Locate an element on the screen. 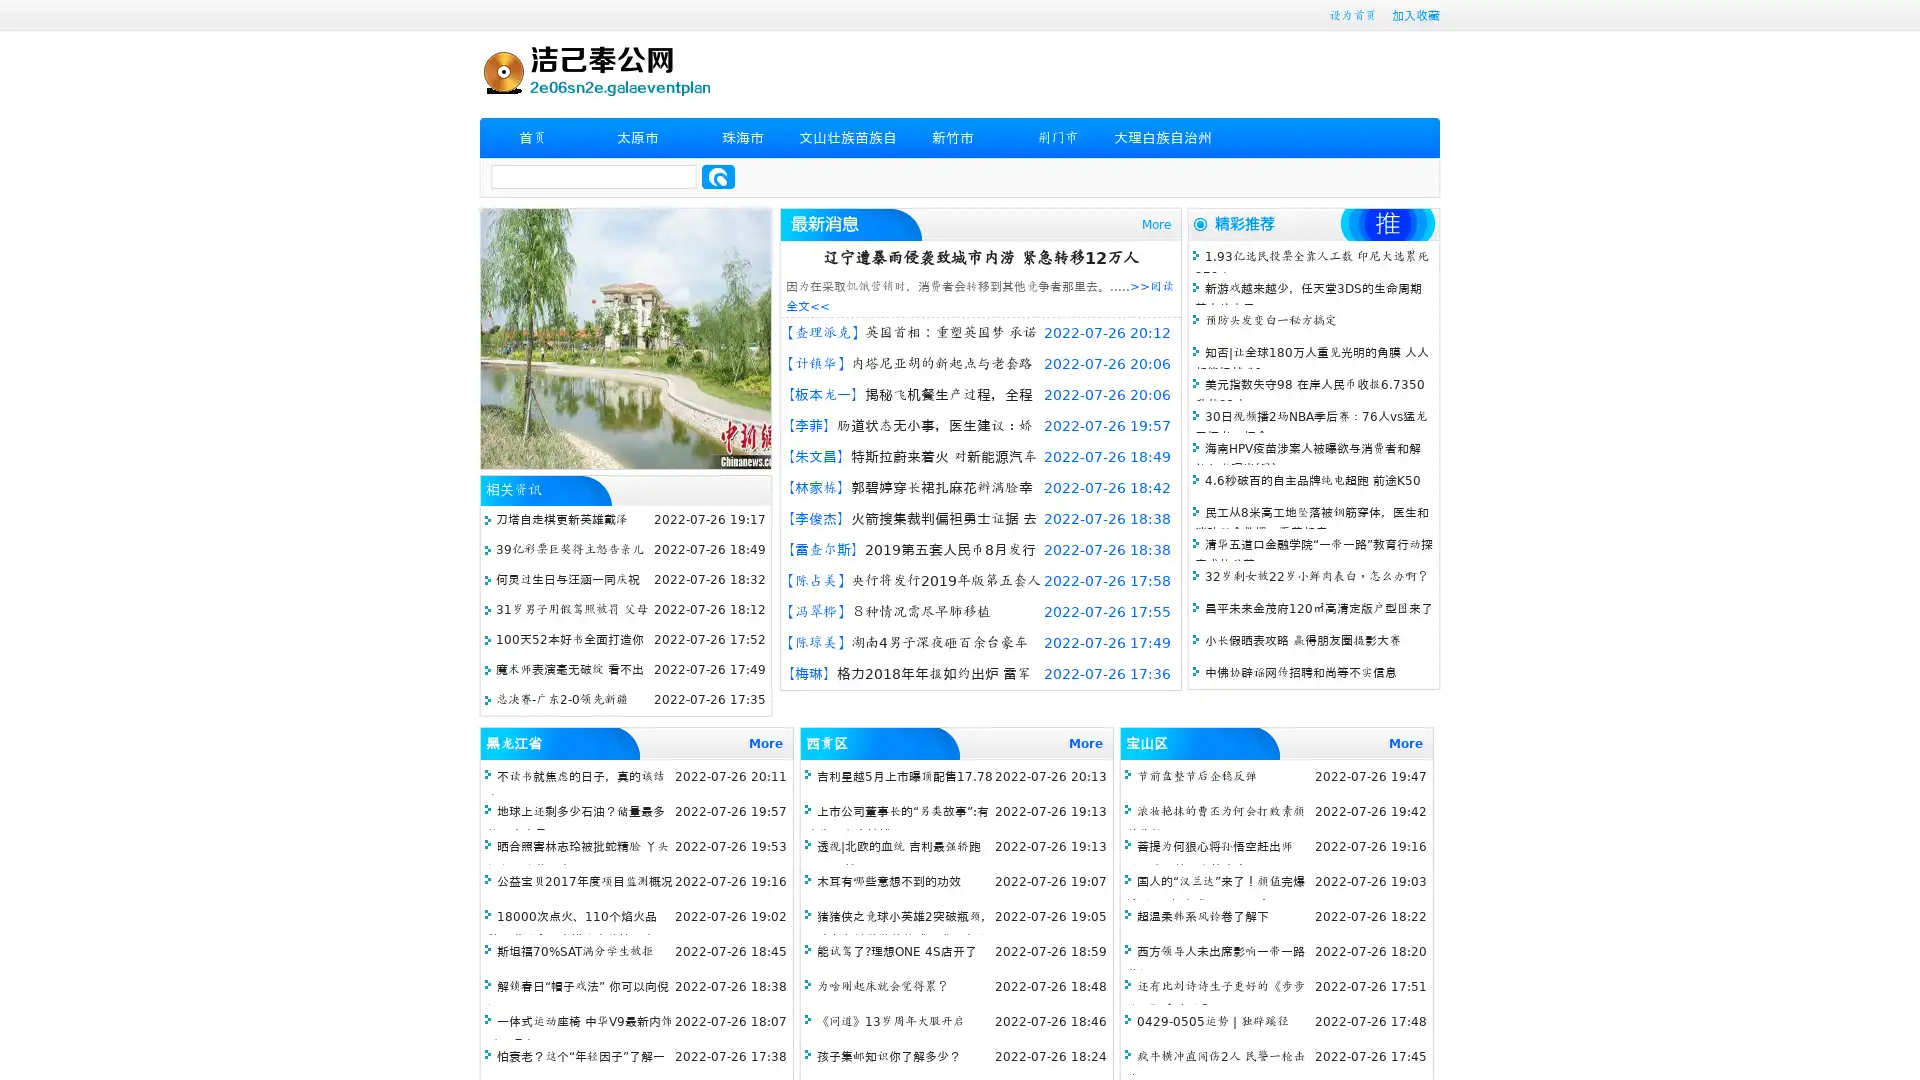  Search is located at coordinates (718, 176).